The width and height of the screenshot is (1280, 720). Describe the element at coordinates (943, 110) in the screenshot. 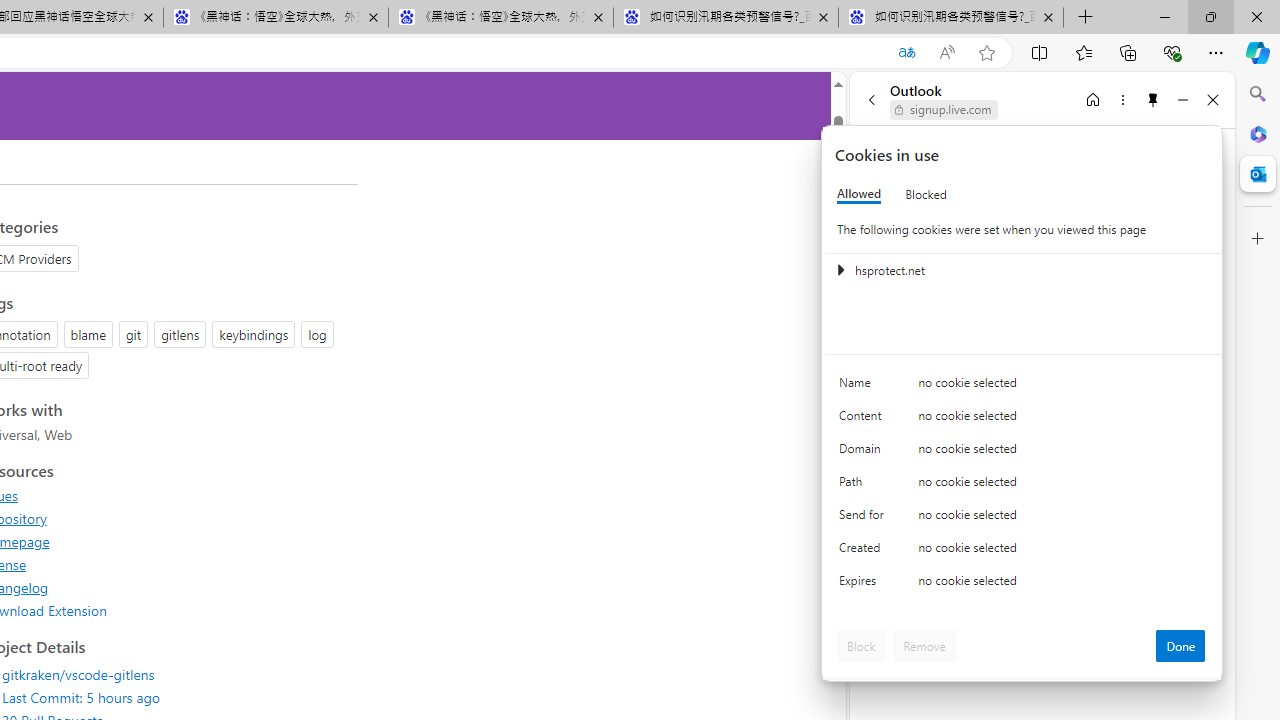

I see `'signup.live.com'` at that location.